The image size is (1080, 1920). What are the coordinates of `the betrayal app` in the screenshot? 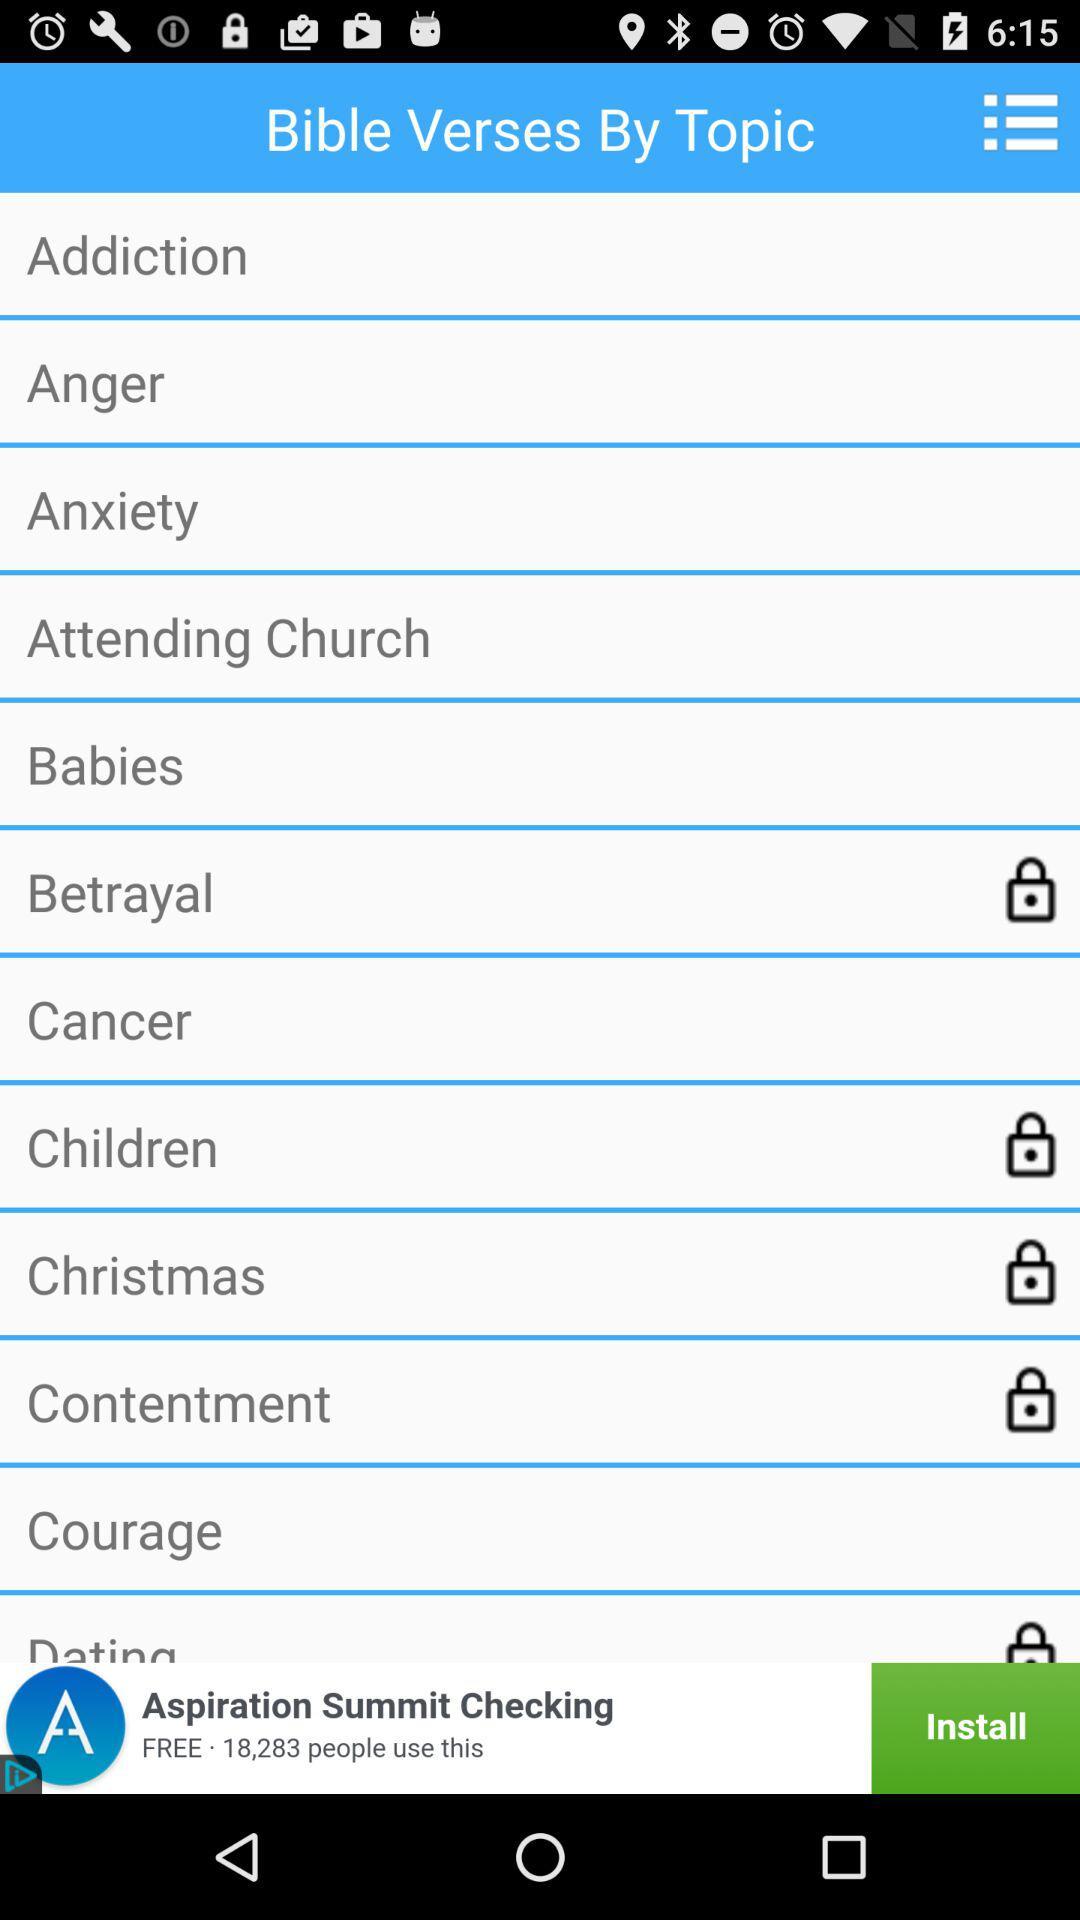 It's located at (496, 890).